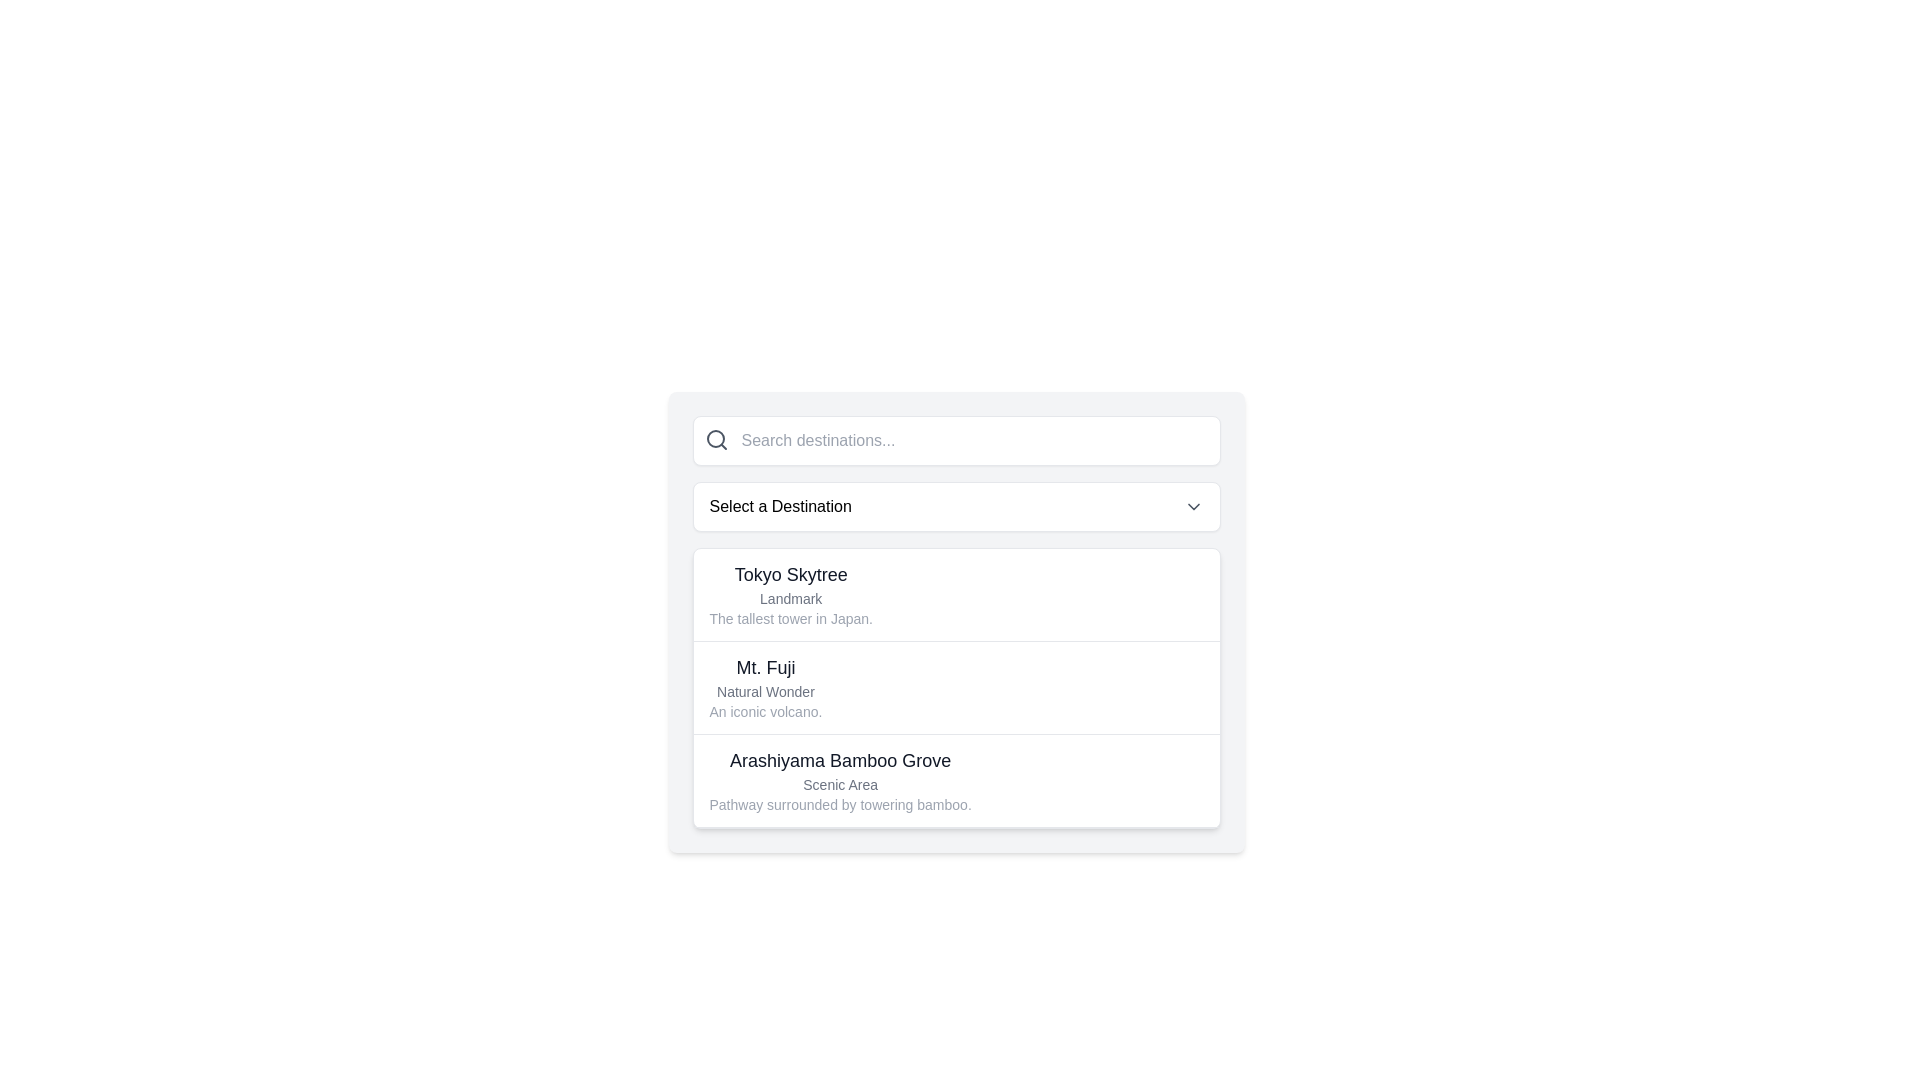 This screenshot has height=1080, width=1920. I want to click on details of the destination represented by the Information block for 'Mt. Fuji', which includes the title, subtitle, and description in a vertically-stacked dropdown menu, so click(764, 686).